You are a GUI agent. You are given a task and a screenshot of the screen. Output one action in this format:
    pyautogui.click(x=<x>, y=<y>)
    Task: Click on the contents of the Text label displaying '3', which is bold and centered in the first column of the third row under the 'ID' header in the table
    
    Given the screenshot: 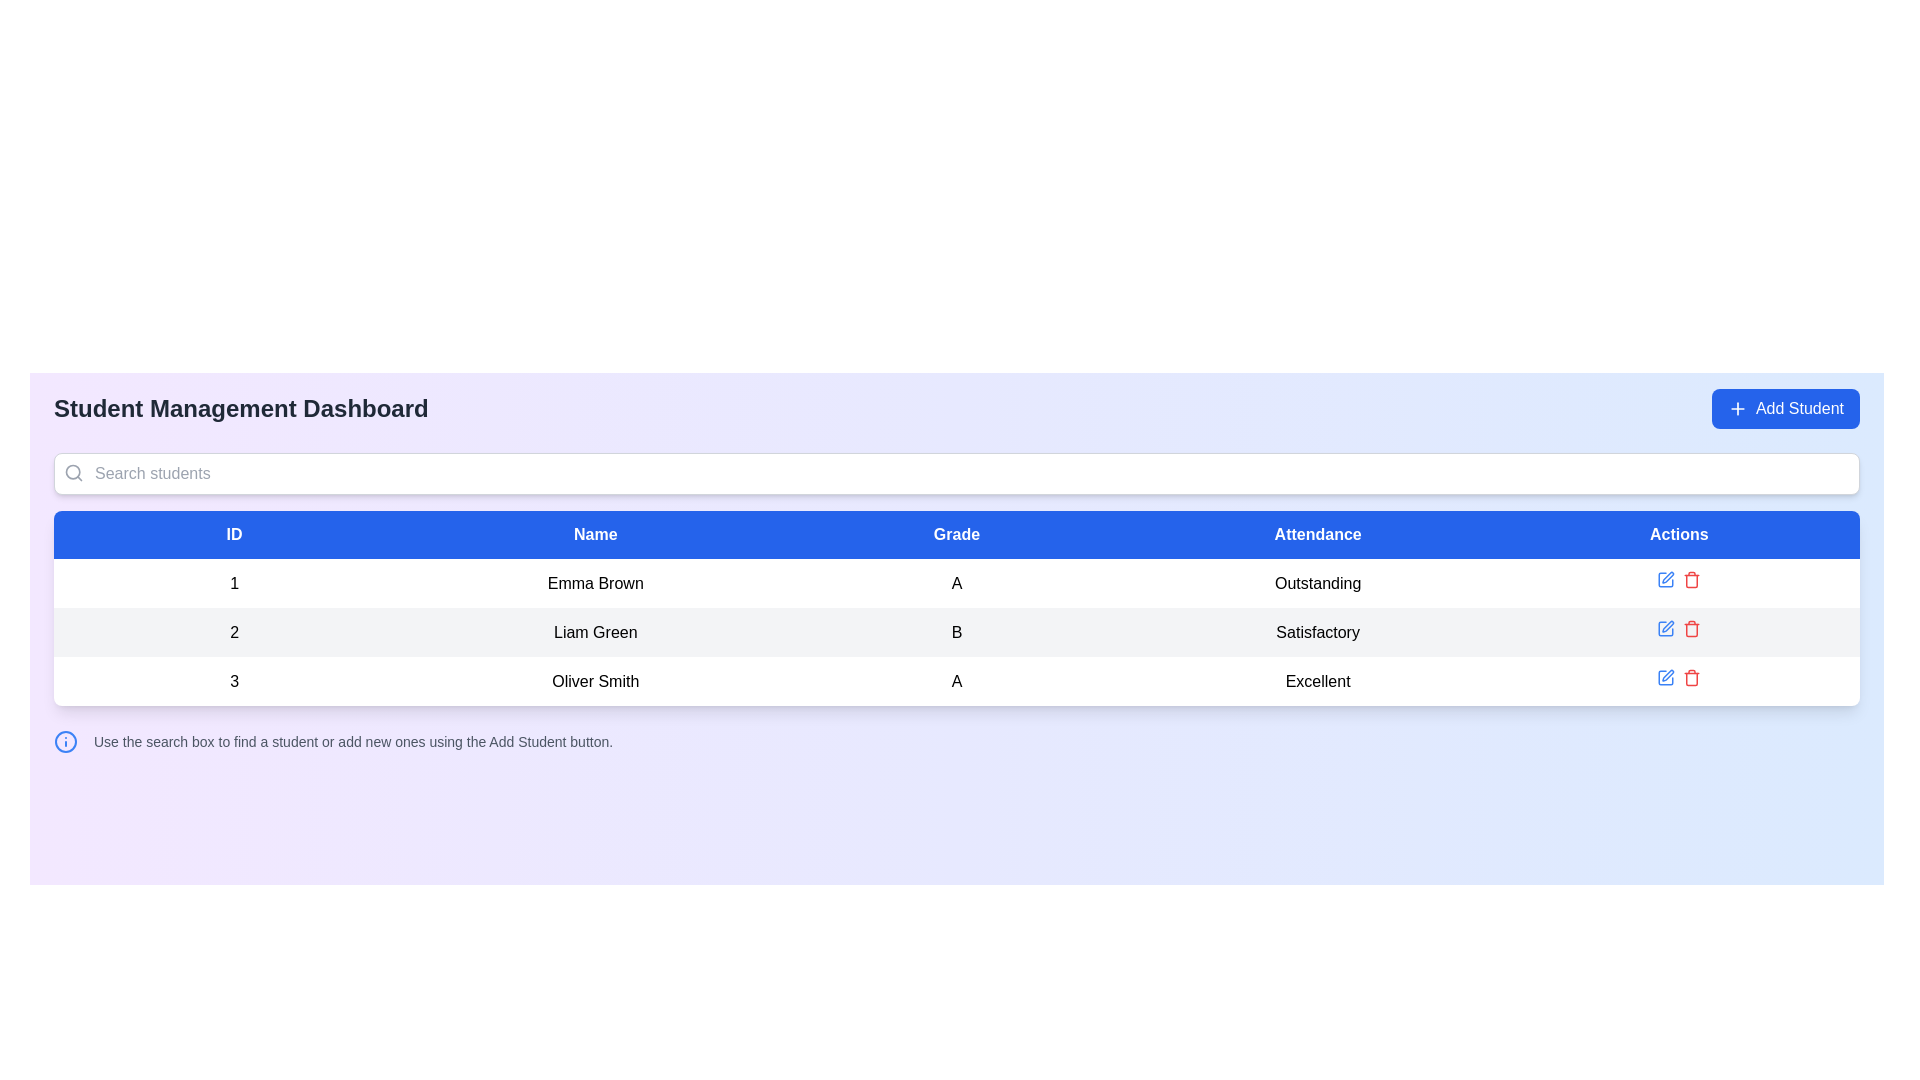 What is the action you would take?
    pyautogui.click(x=234, y=680)
    